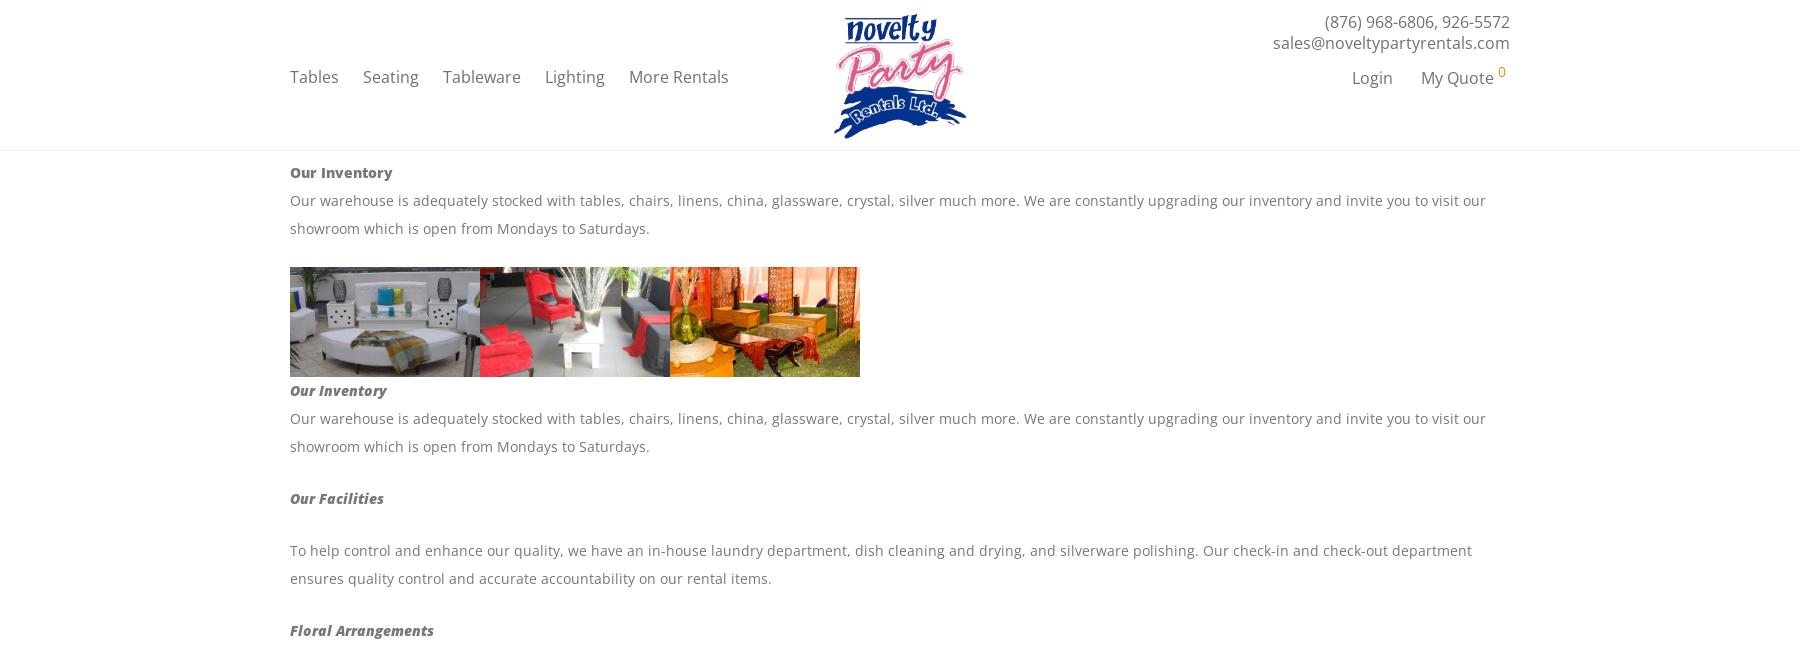  What do you see at coordinates (677, 79) in the screenshot?
I see `'More Rentals'` at bounding box center [677, 79].